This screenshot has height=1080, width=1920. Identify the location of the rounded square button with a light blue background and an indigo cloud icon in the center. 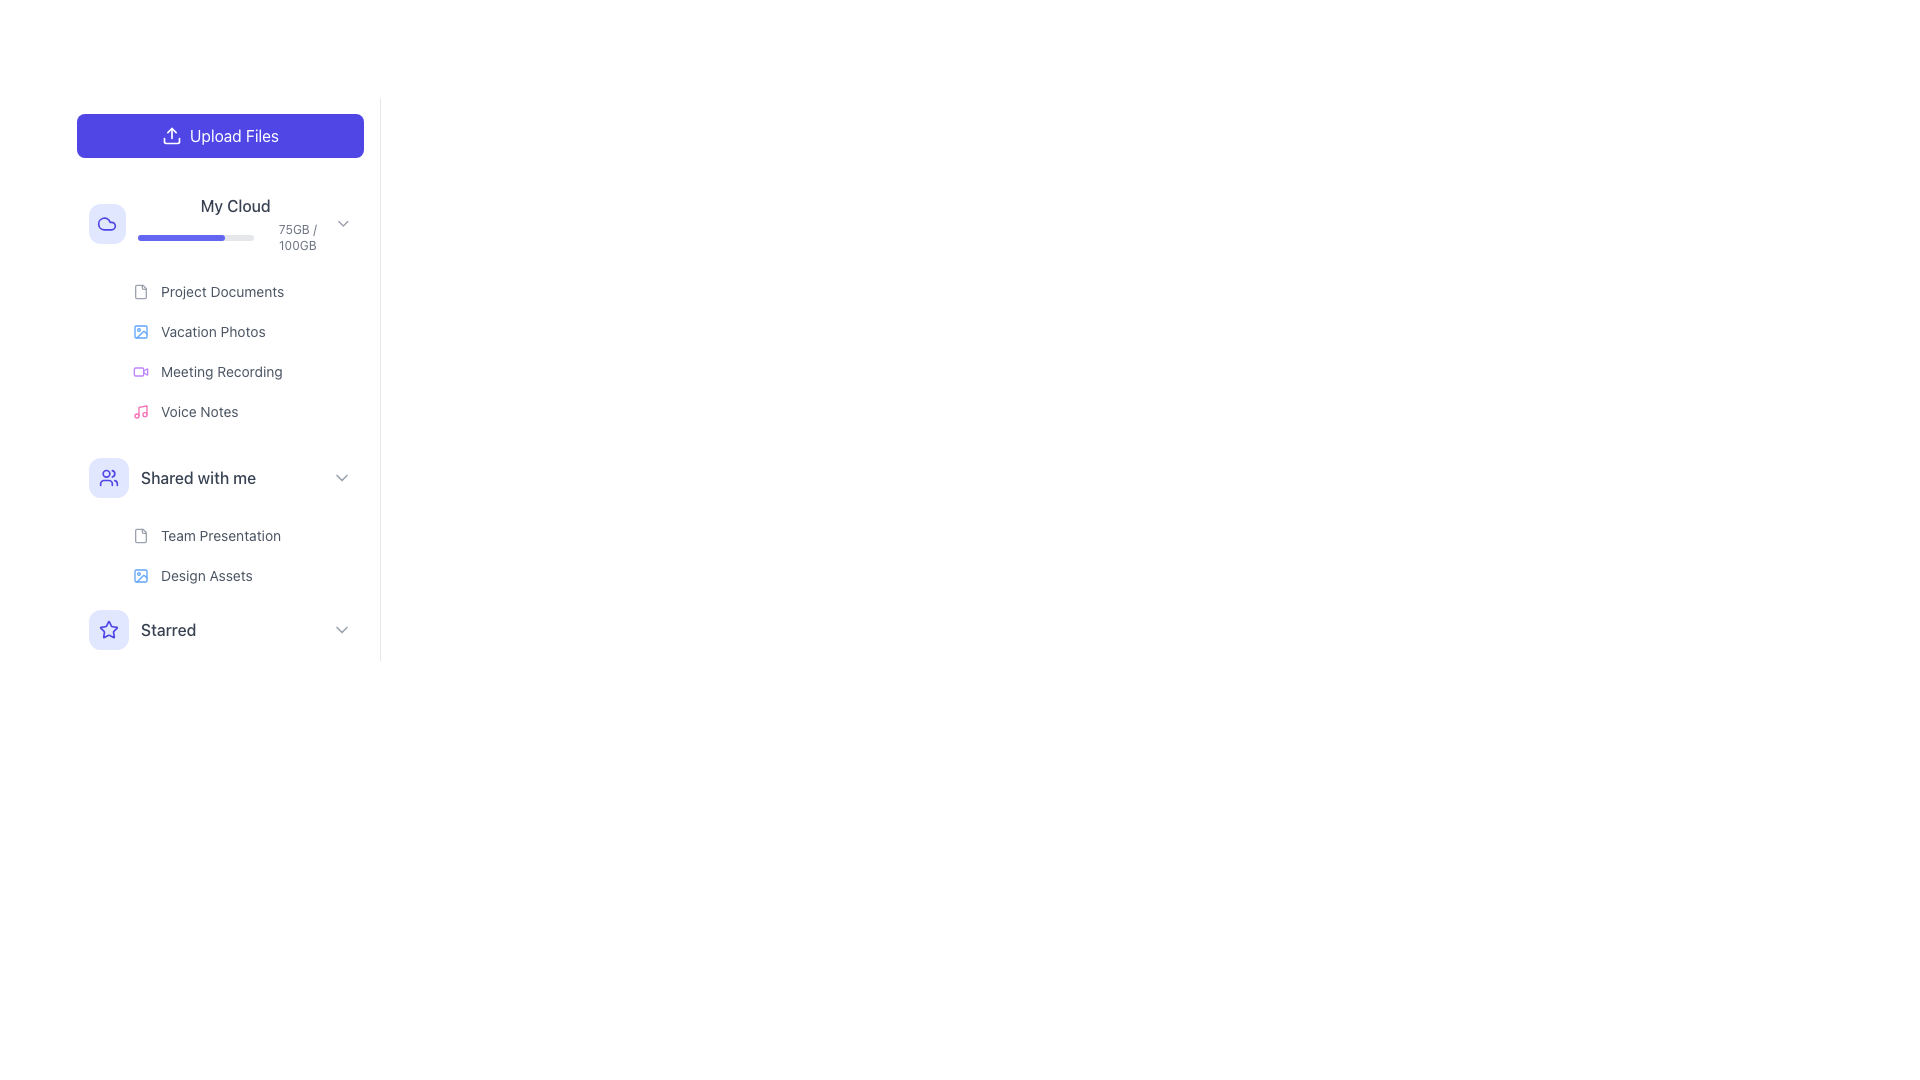
(105, 223).